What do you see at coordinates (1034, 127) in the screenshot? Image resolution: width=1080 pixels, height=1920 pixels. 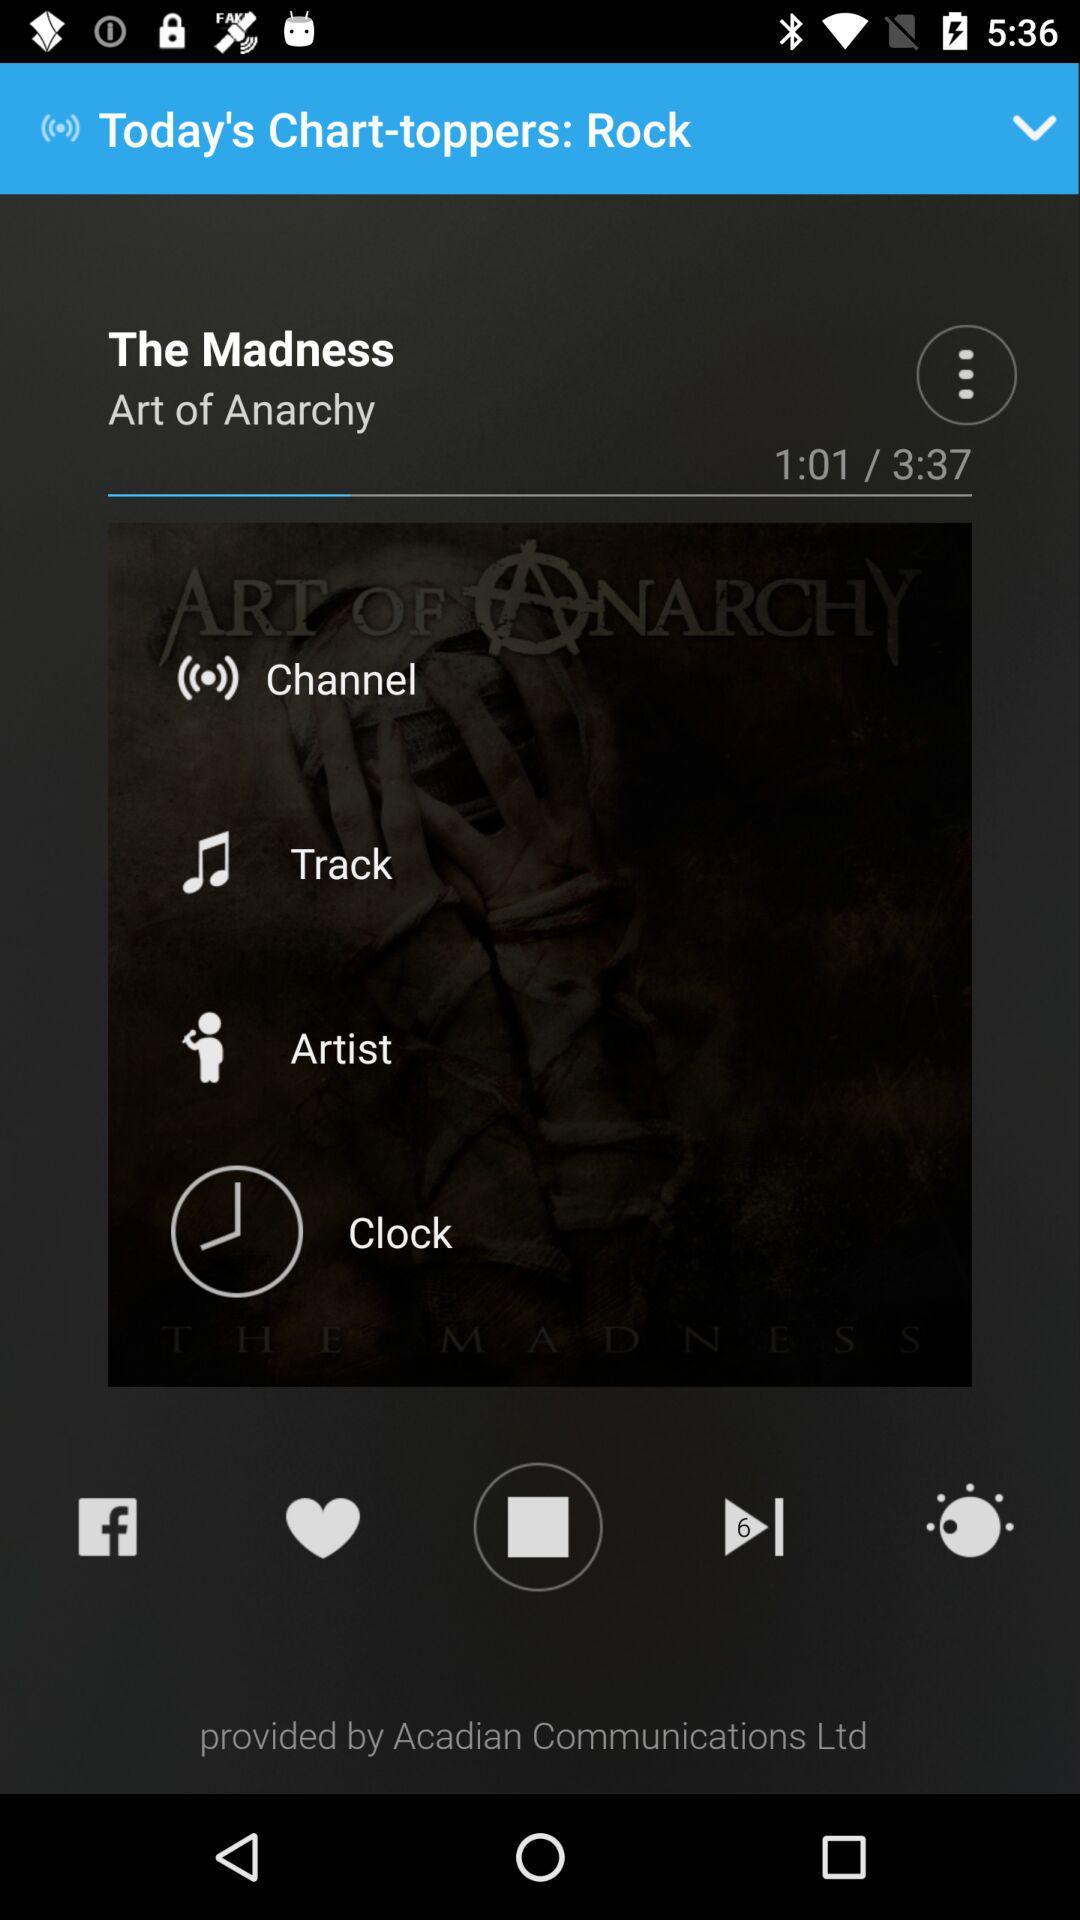 I see `the expand_more icon` at bounding box center [1034, 127].